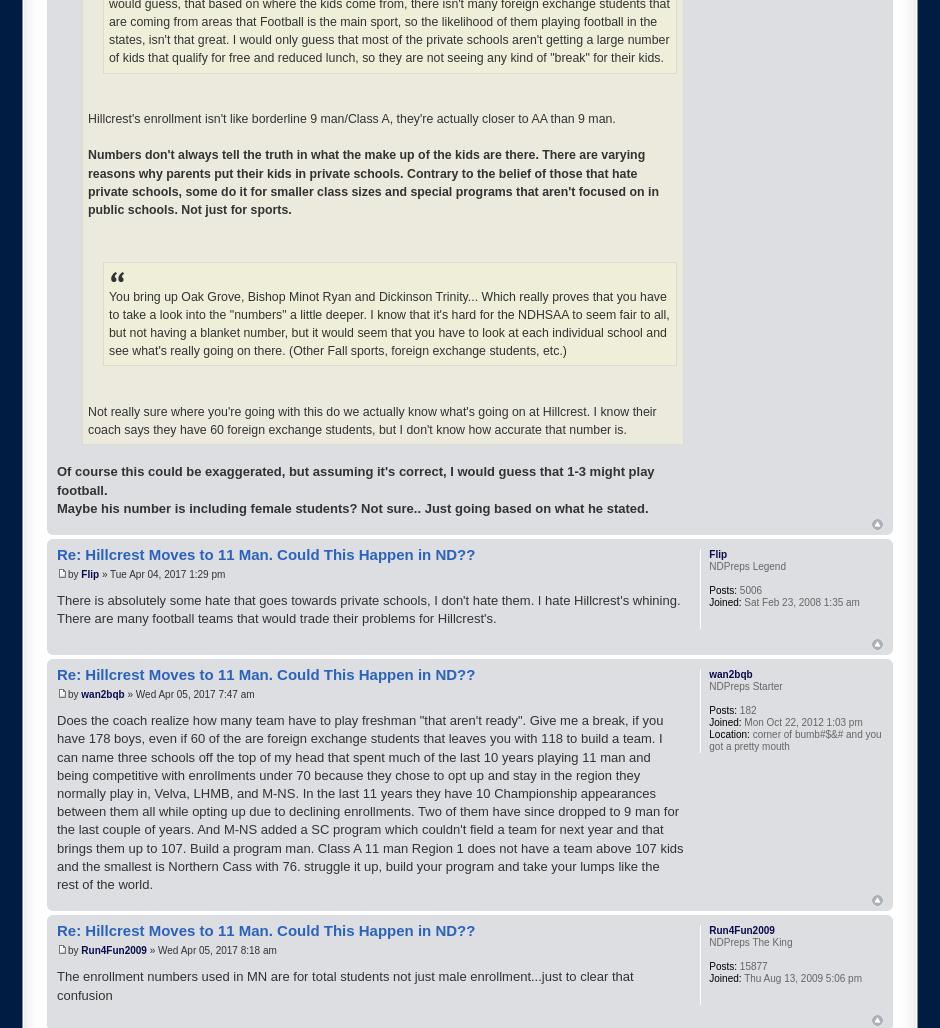 The width and height of the screenshot is (940, 1028). What do you see at coordinates (746, 565) in the screenshot?
I see `'NDPreps Legend'` at bounding box center [746, 565].